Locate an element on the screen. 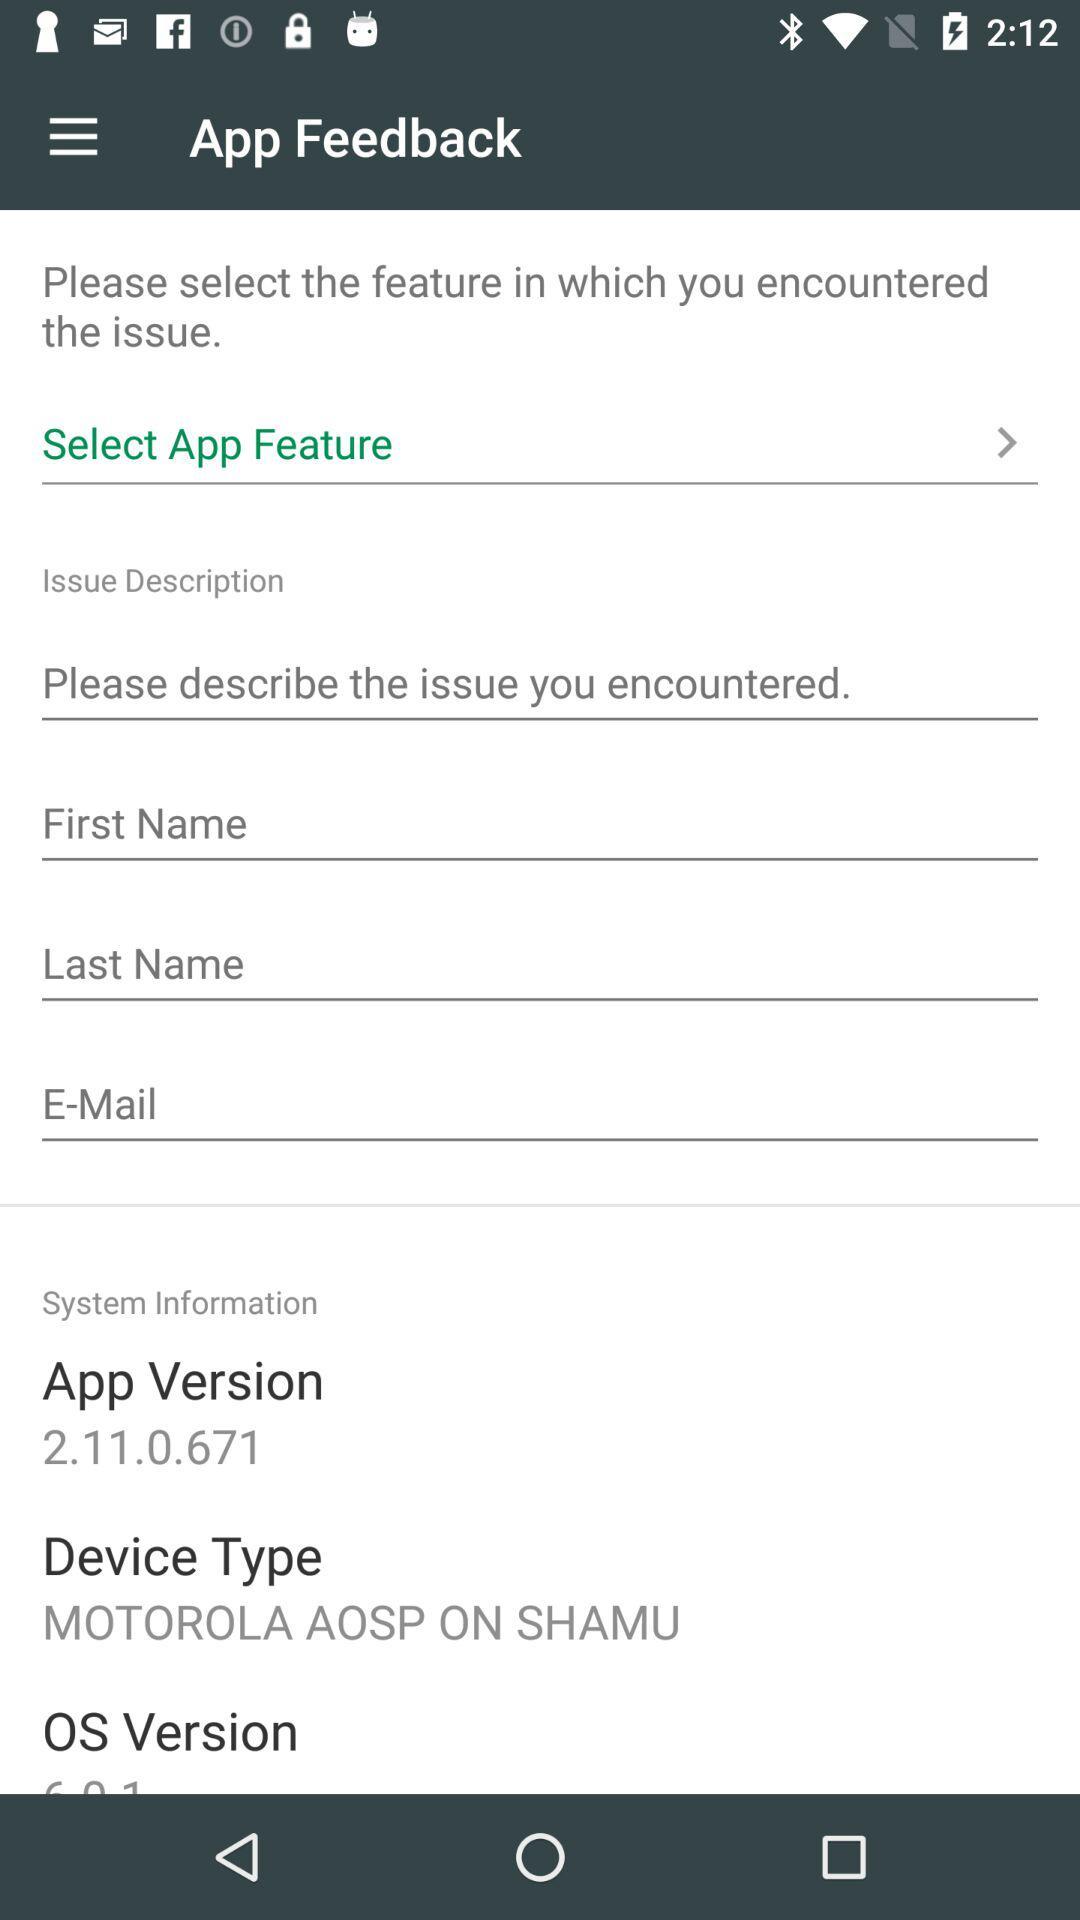 This screenshot has width=1080, height=1920. last name is located at coordinates (540, 965).